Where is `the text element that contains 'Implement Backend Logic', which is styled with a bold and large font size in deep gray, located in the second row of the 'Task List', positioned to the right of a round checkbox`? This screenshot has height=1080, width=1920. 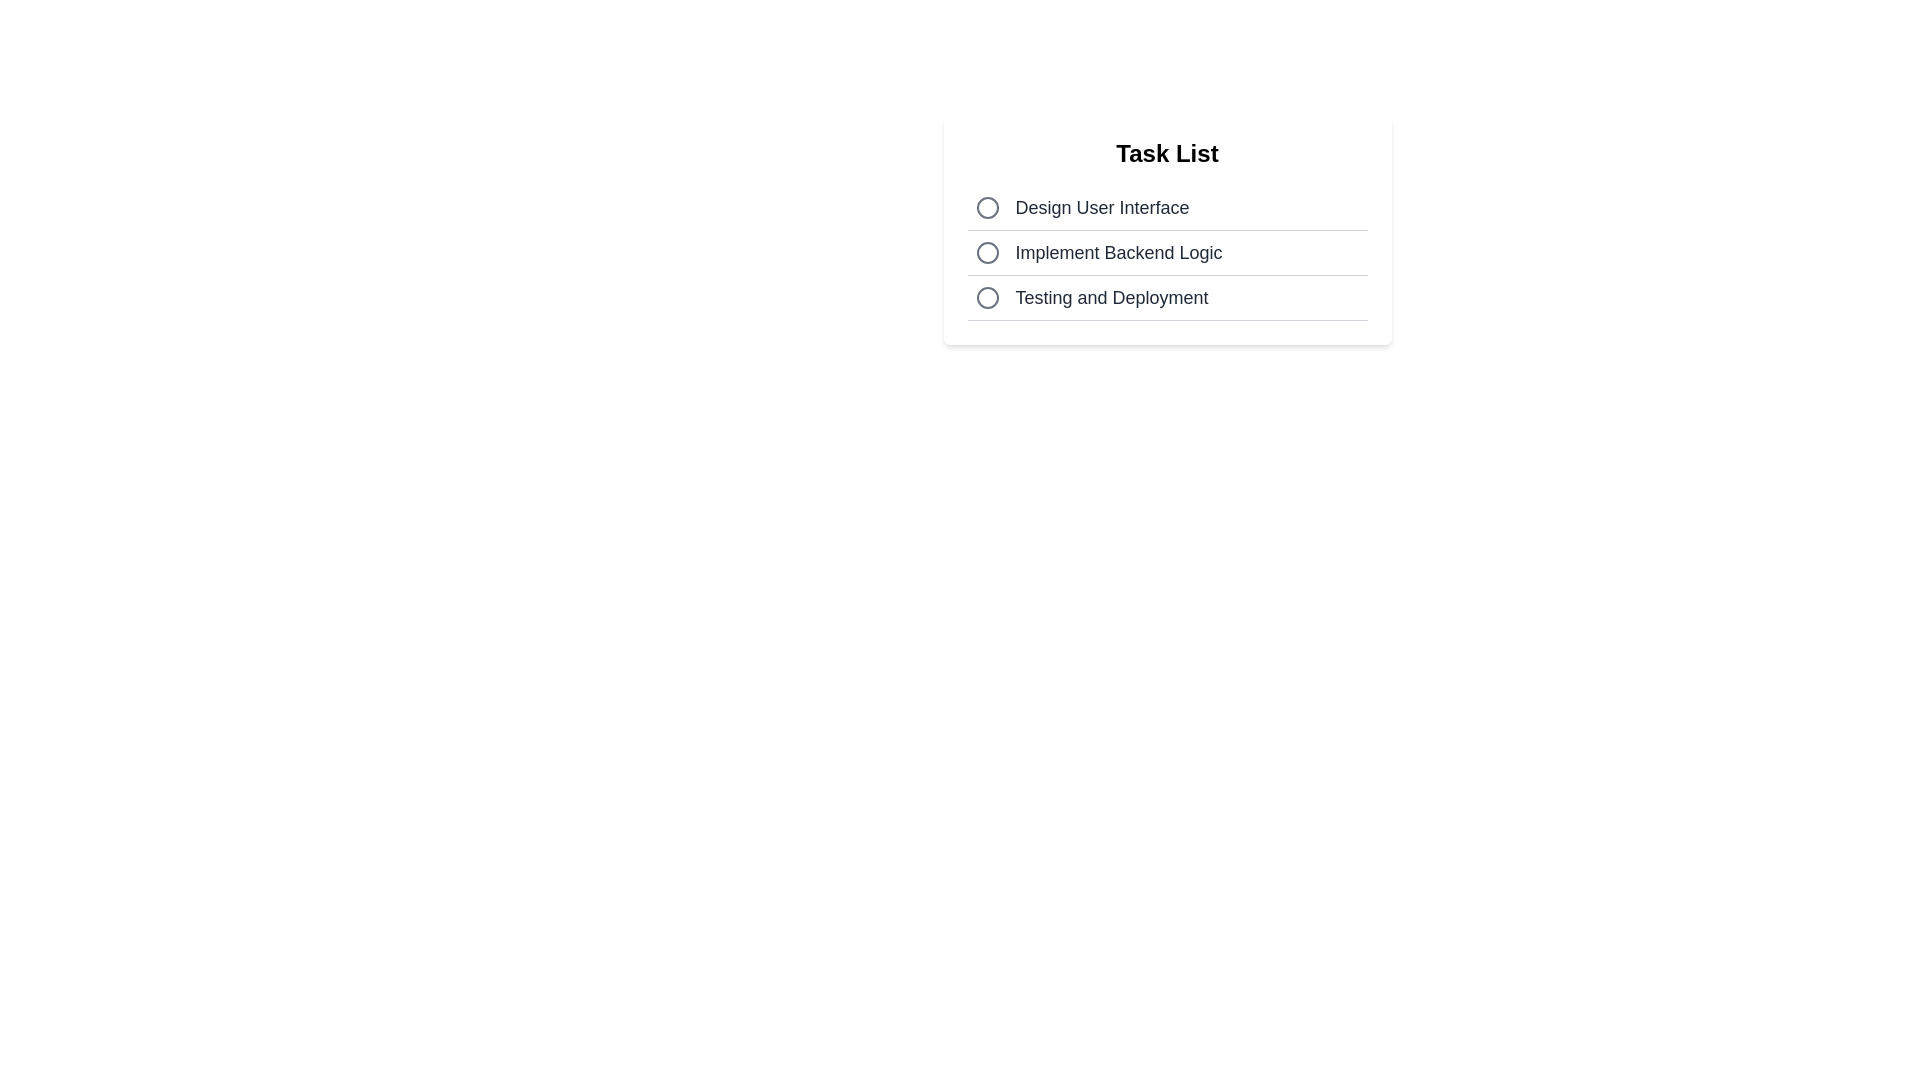
the text element that contains 'Implement Backend Logic', which is styled with a bold and large font size in deep gray, located in the second row of the 'Task List', positioned to the right of a round checkbox is located at coordinates (1117, 252).